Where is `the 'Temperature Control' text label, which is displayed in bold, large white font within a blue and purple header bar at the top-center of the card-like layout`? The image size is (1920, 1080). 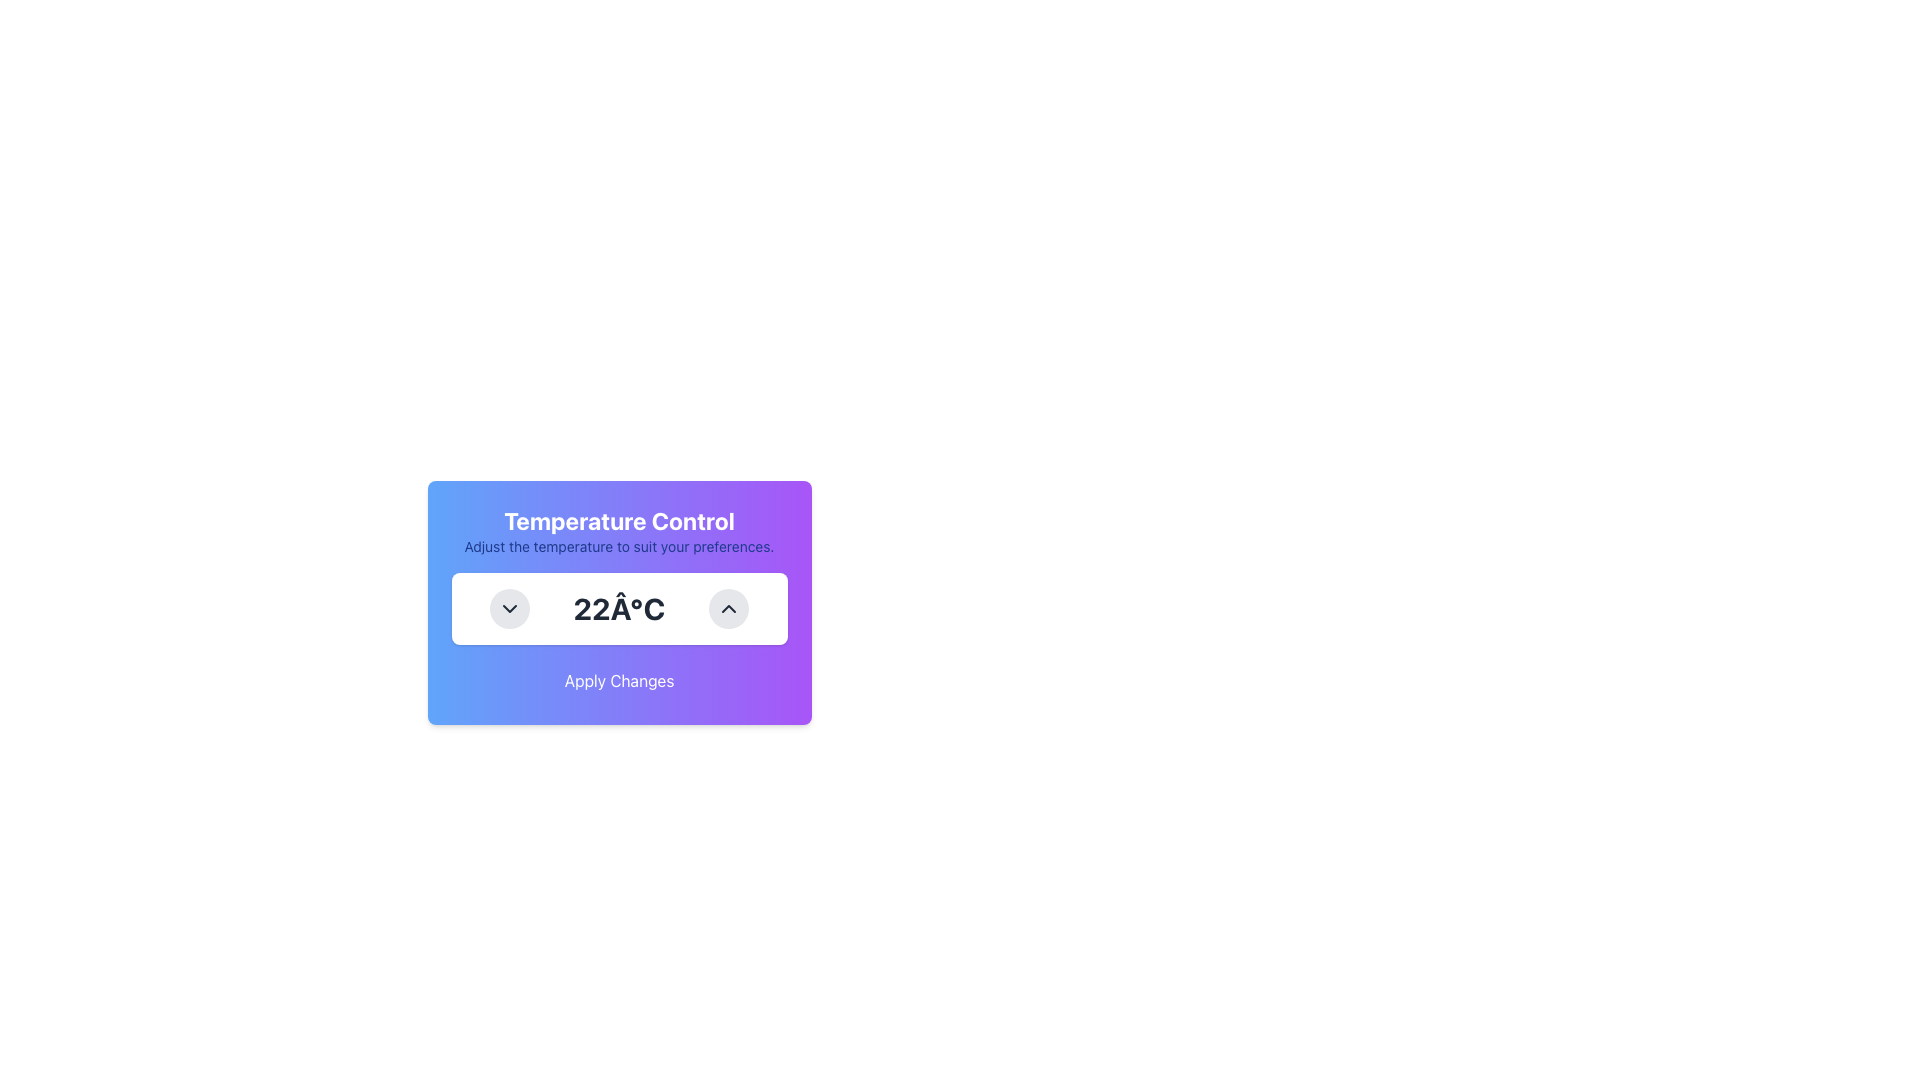
the 'Temperature Control' text label, which is displayed in bold, large white font within a blue and purple header bar at the top-center of the card-like layout is located at coordinates (618, 519).